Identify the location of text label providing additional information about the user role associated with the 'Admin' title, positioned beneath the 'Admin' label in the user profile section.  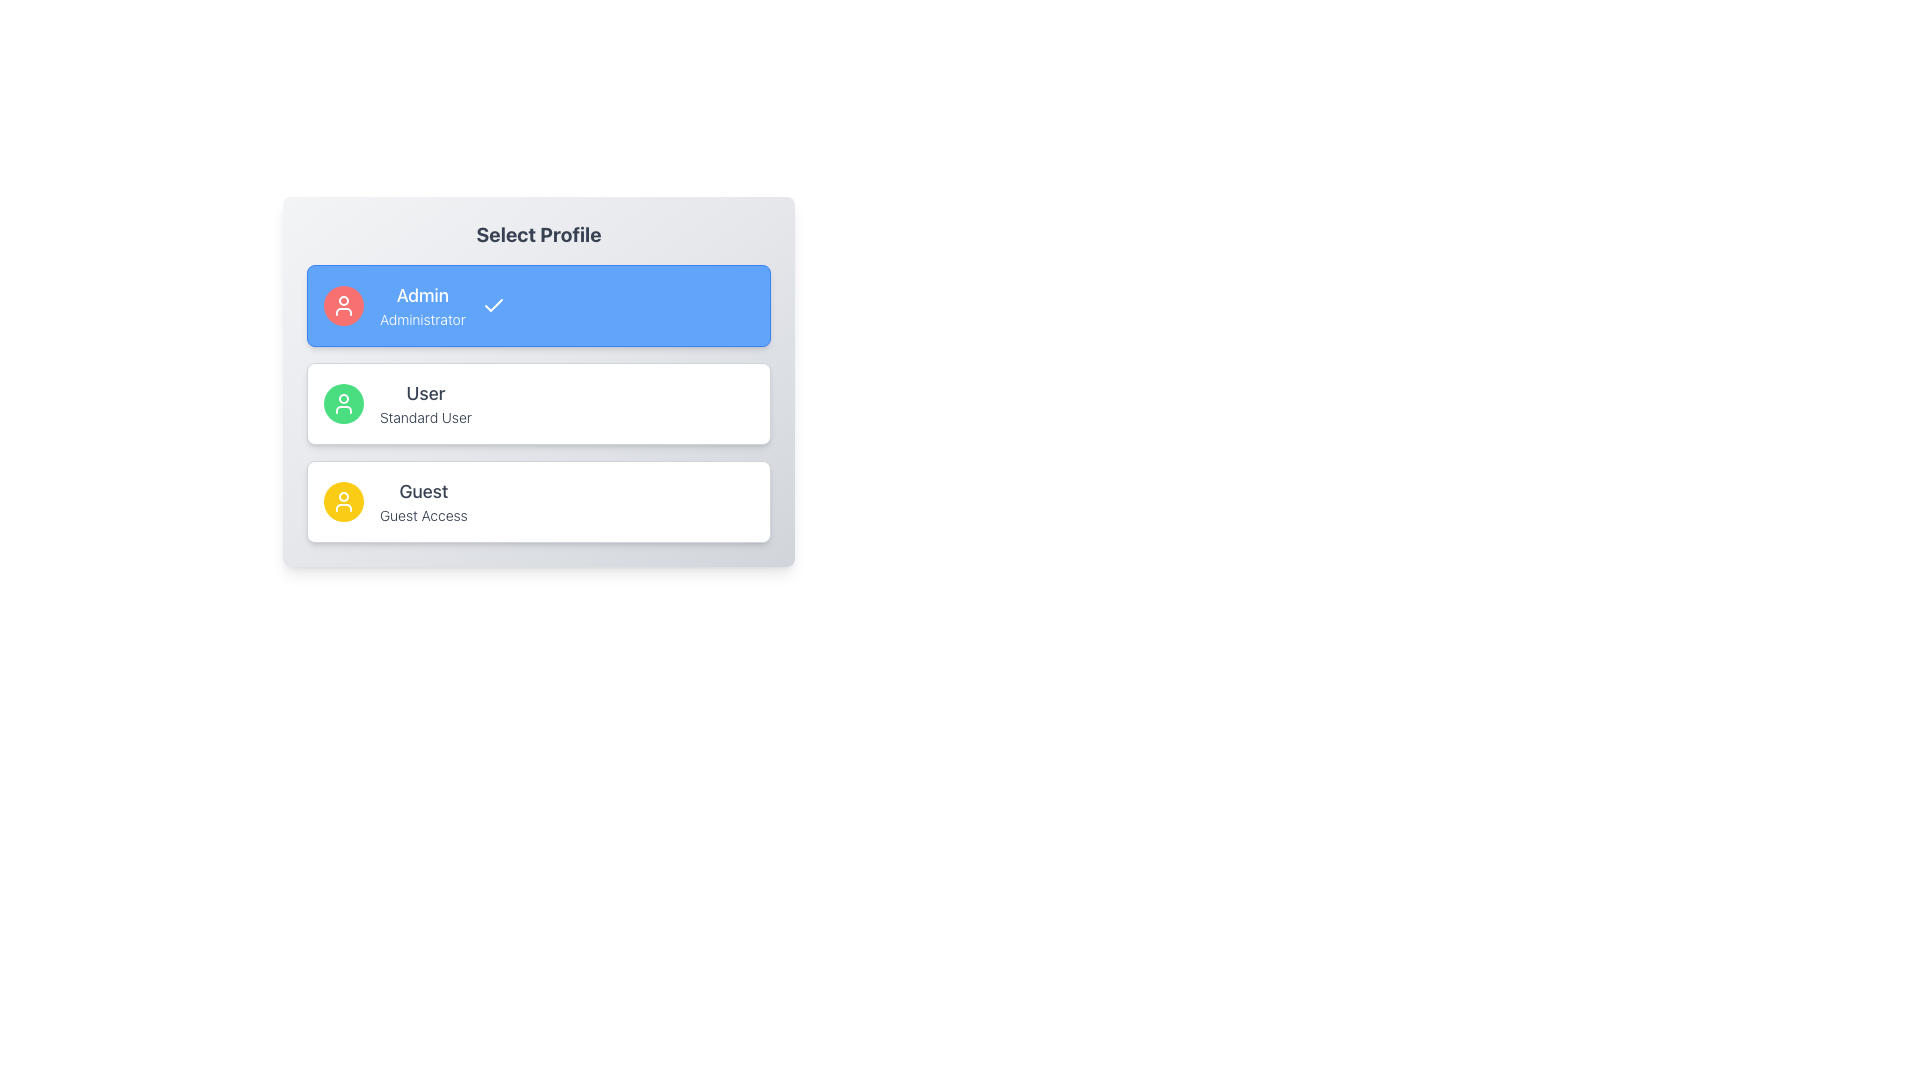
(421, 319).